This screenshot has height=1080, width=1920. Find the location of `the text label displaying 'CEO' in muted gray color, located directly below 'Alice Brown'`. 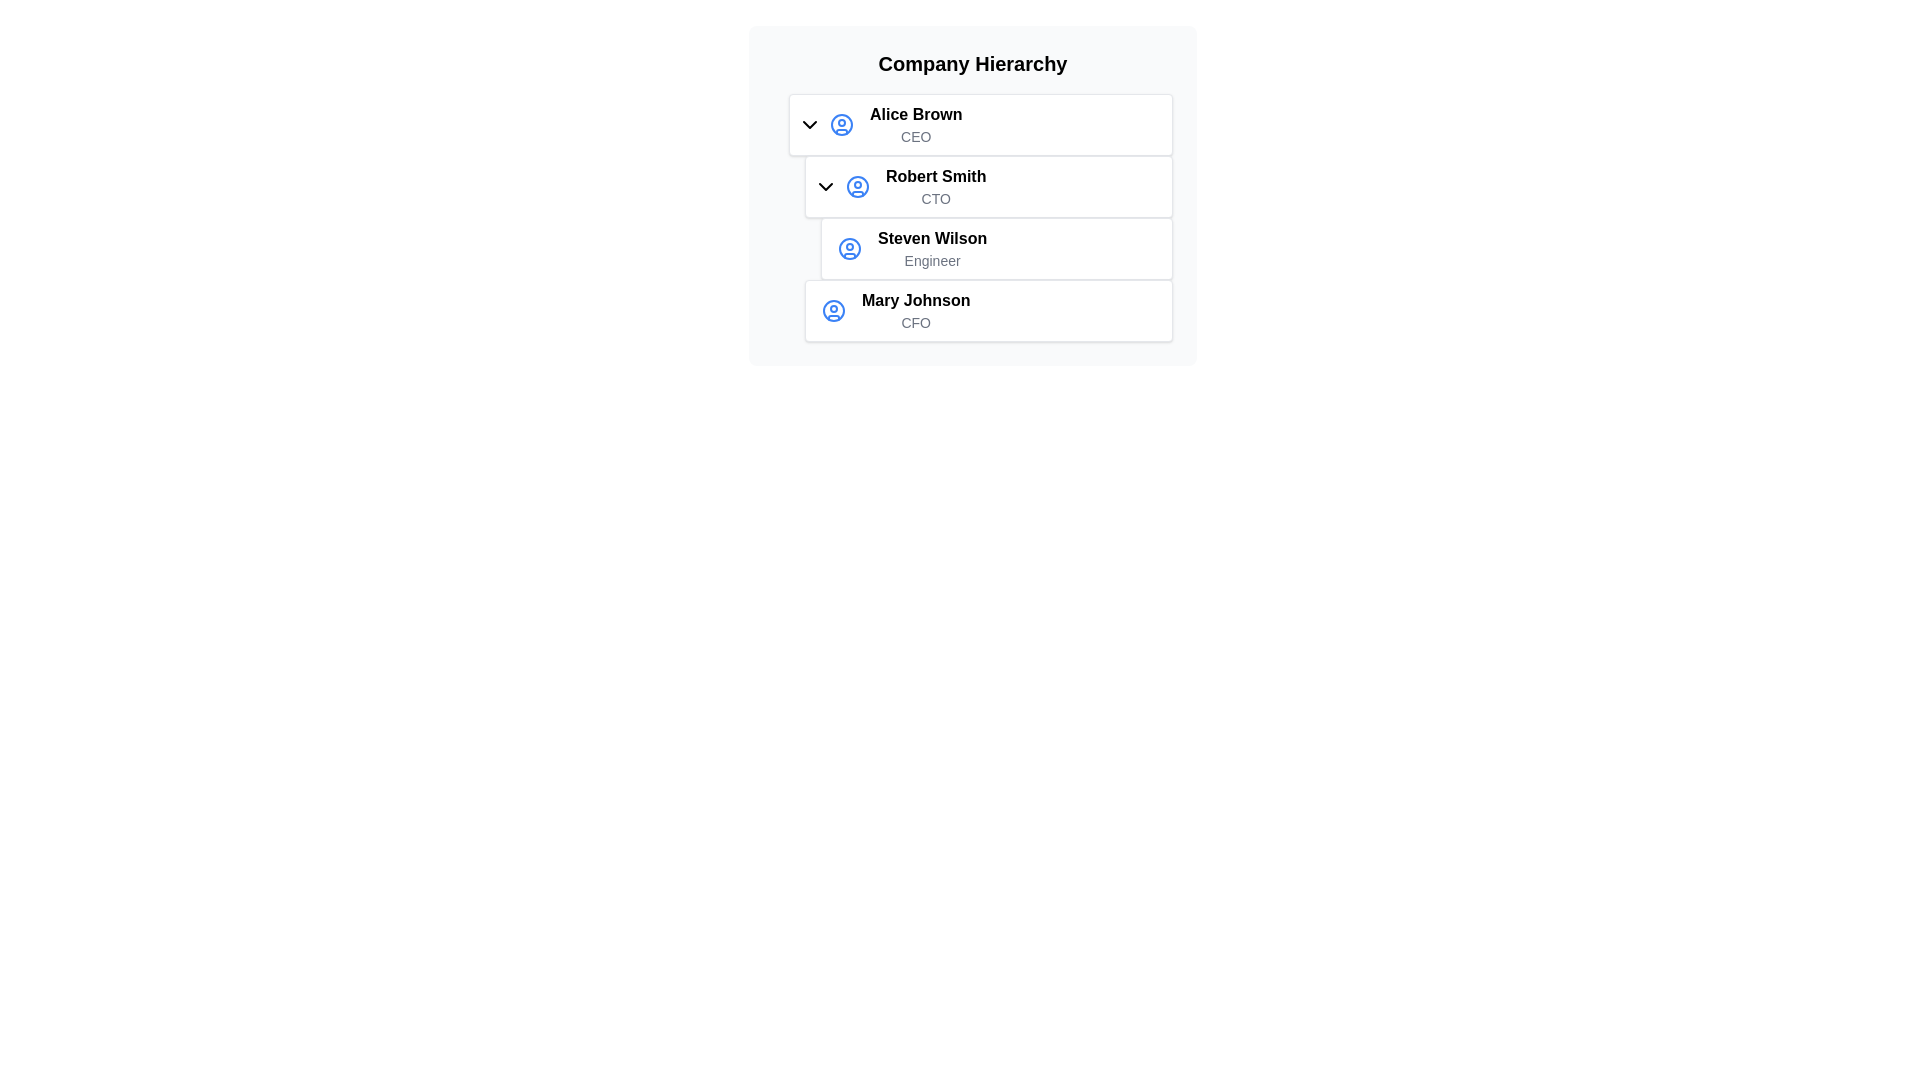

the text label displaying 'CEO' in muted gray color, located directly below 'Alice Brown' is located at coordinates (915, 136).